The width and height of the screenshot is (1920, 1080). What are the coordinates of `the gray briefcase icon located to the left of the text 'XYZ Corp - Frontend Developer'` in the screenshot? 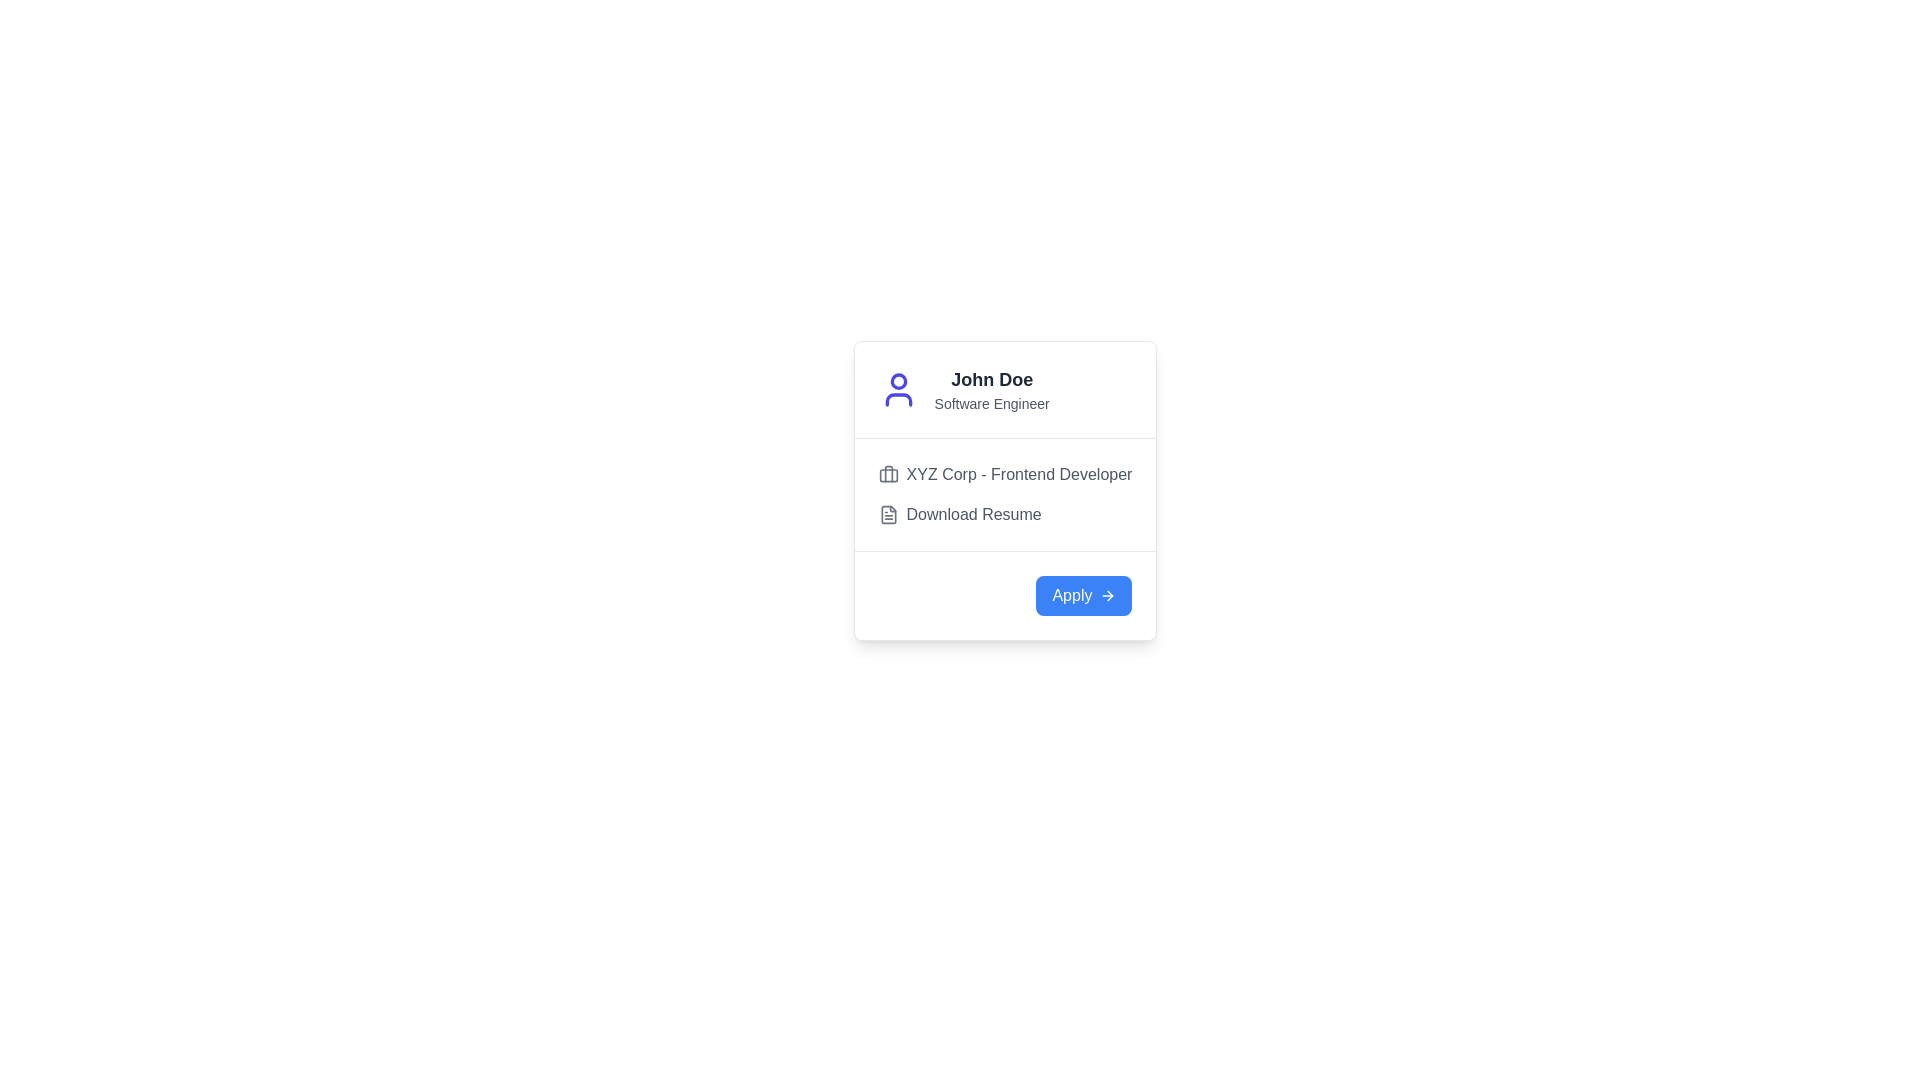 It's located at (887, 474).